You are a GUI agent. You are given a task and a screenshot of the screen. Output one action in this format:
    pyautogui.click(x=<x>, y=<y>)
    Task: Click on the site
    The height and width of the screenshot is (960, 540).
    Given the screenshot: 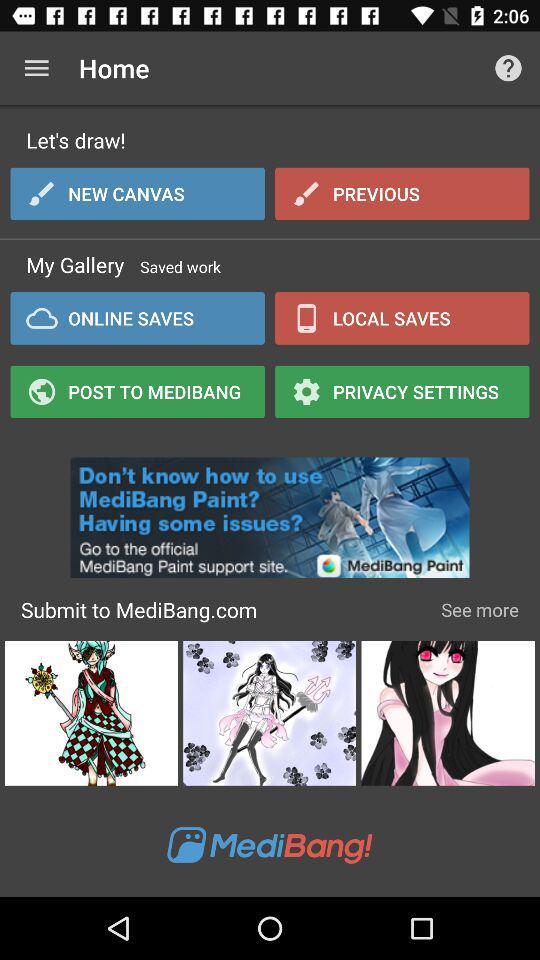 What is the action you would take?
    pyautogui.click(x=270, y=511)
    